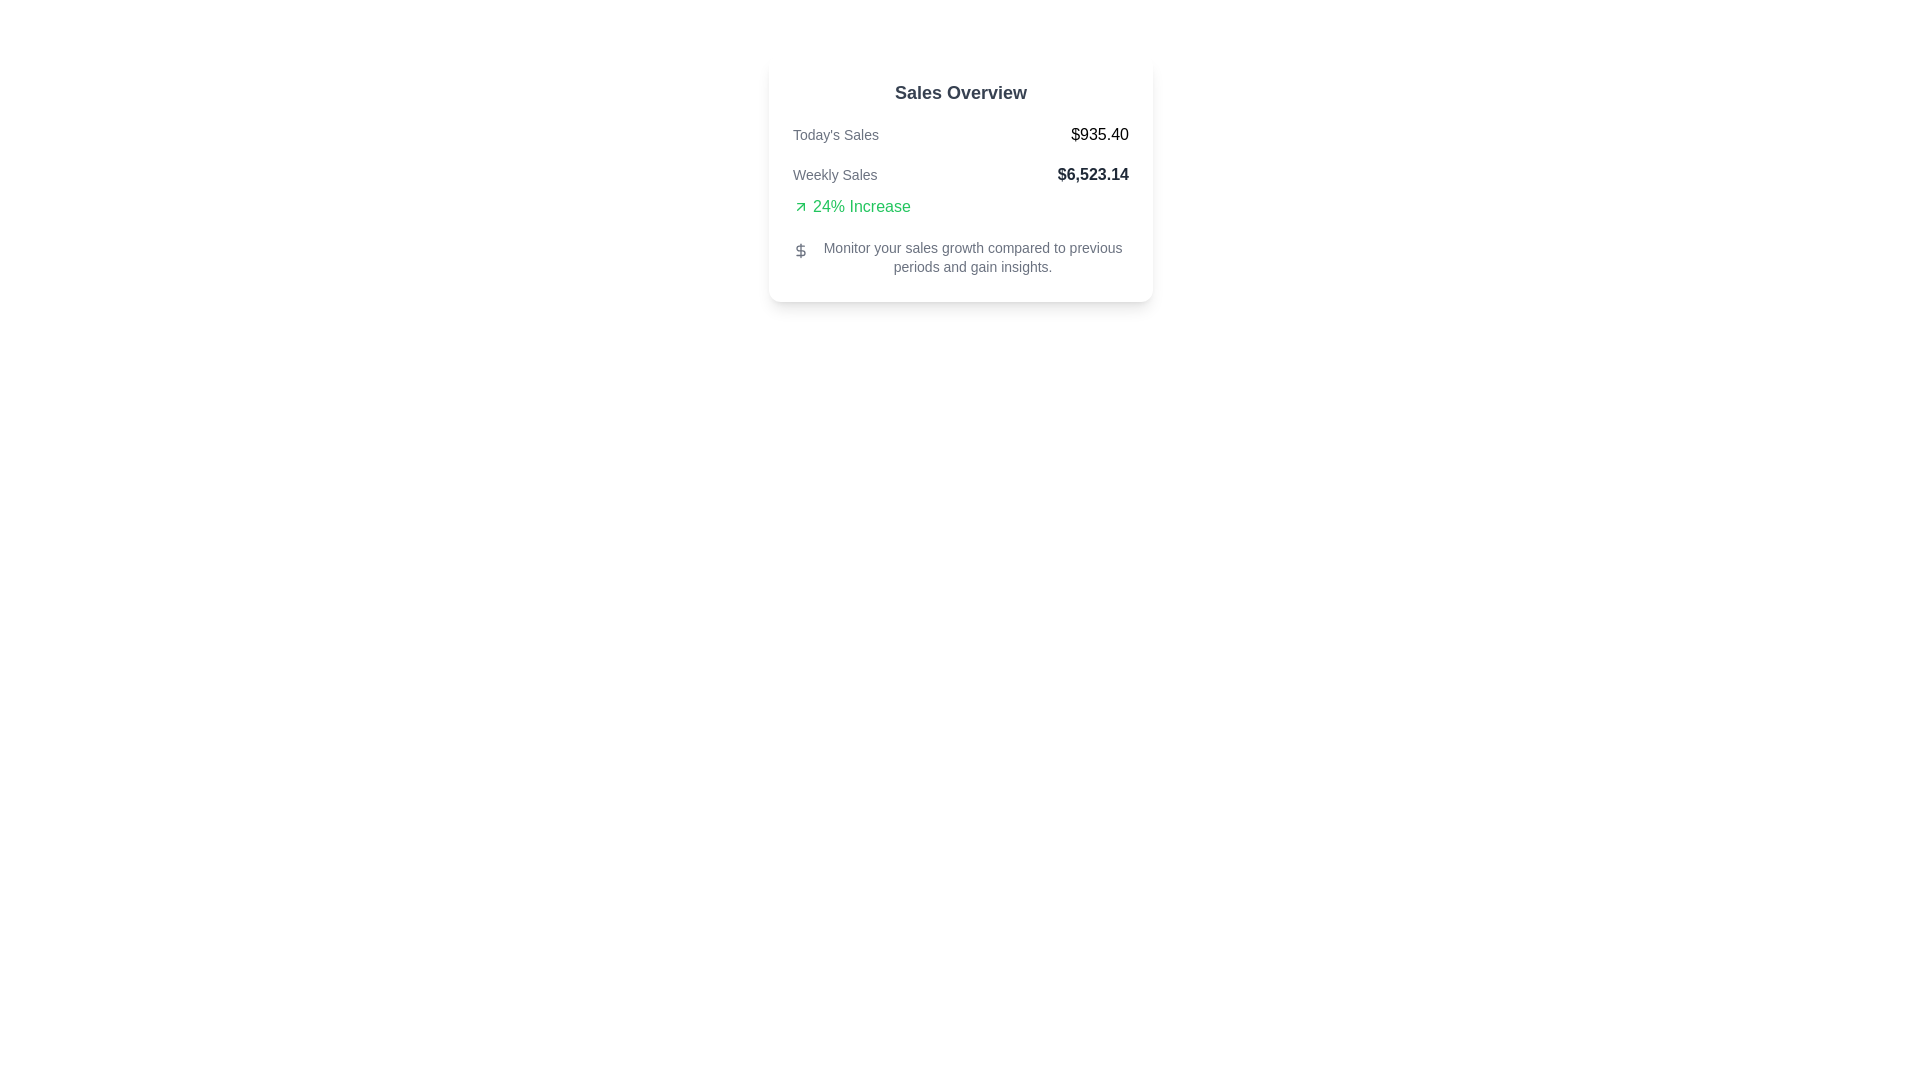 The height and width of the screenshot is (1080, 1920). I want to click on the small text label displaying 'Today's Sales' within the financial summary card labeled 'Sales Overview', so click(835, 135).